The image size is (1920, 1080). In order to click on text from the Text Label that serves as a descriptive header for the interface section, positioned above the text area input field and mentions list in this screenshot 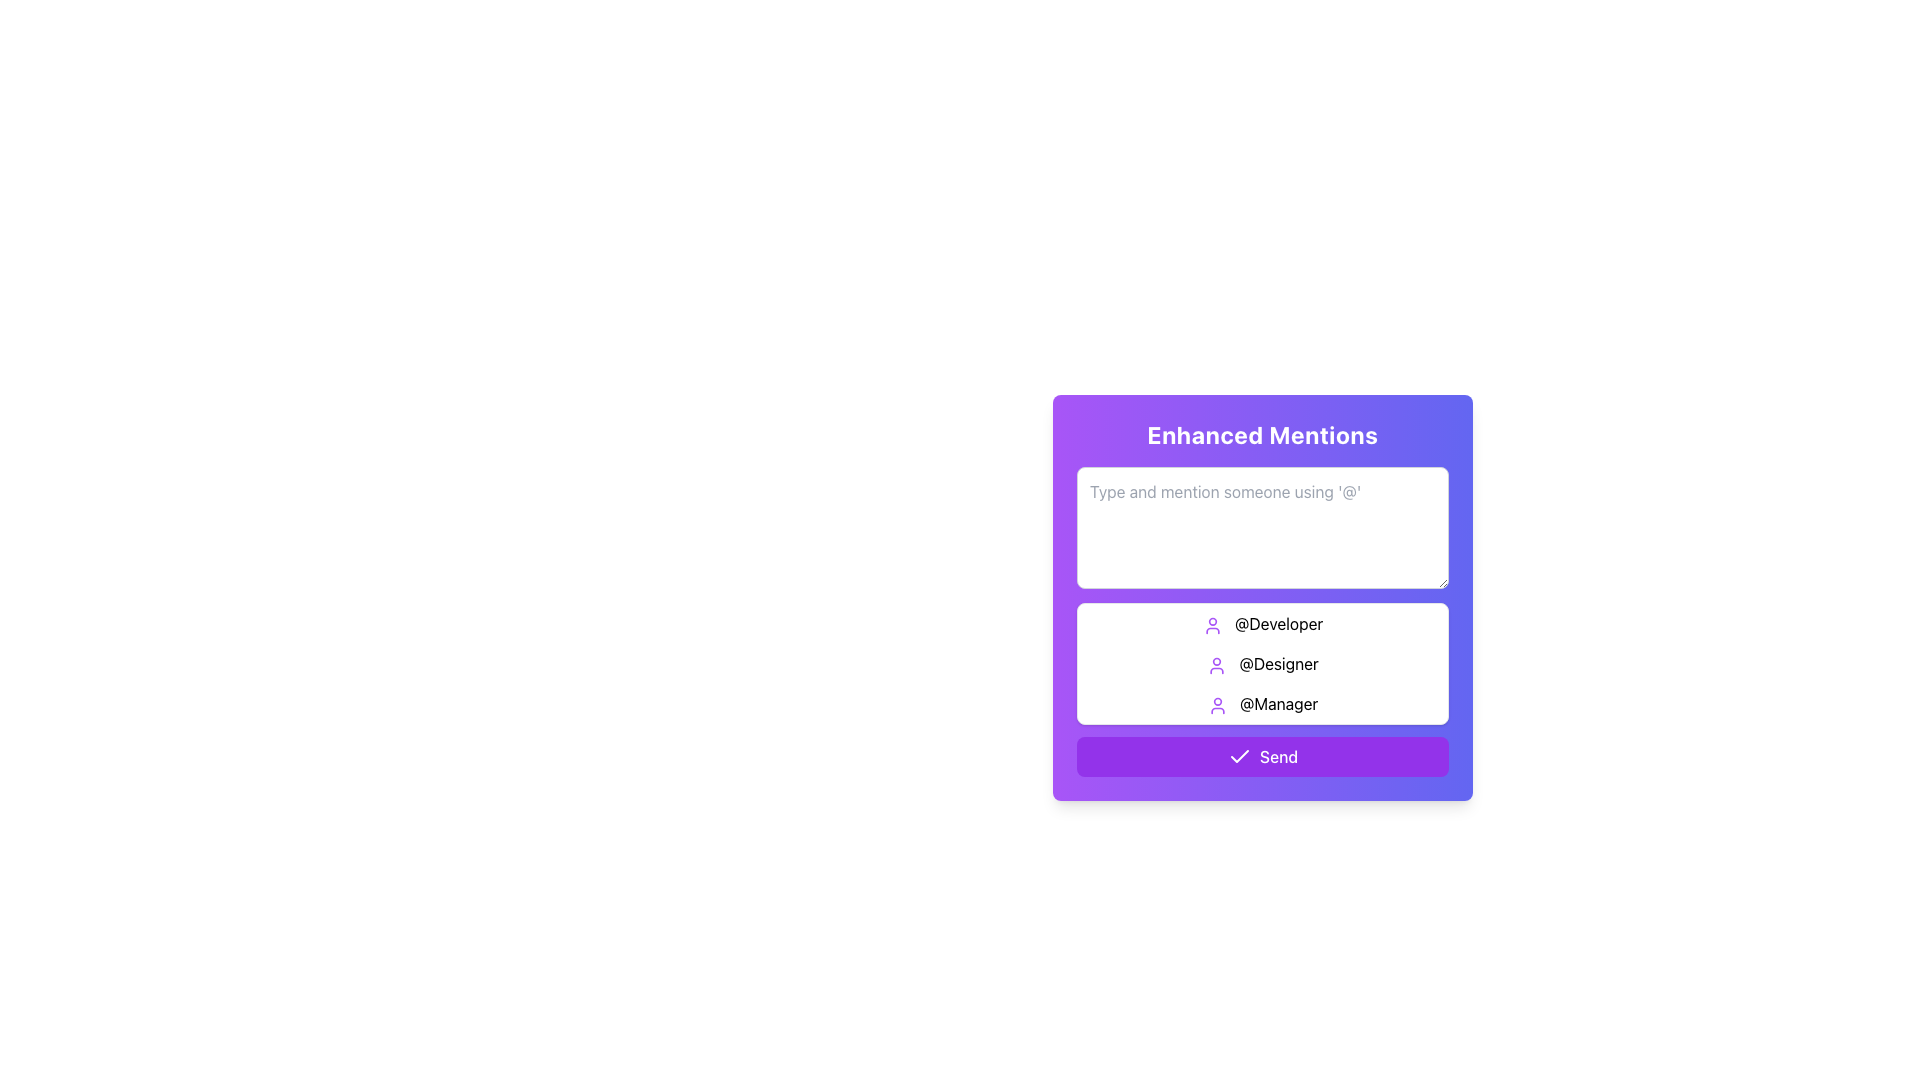, I will do `click(1261, 434)`.